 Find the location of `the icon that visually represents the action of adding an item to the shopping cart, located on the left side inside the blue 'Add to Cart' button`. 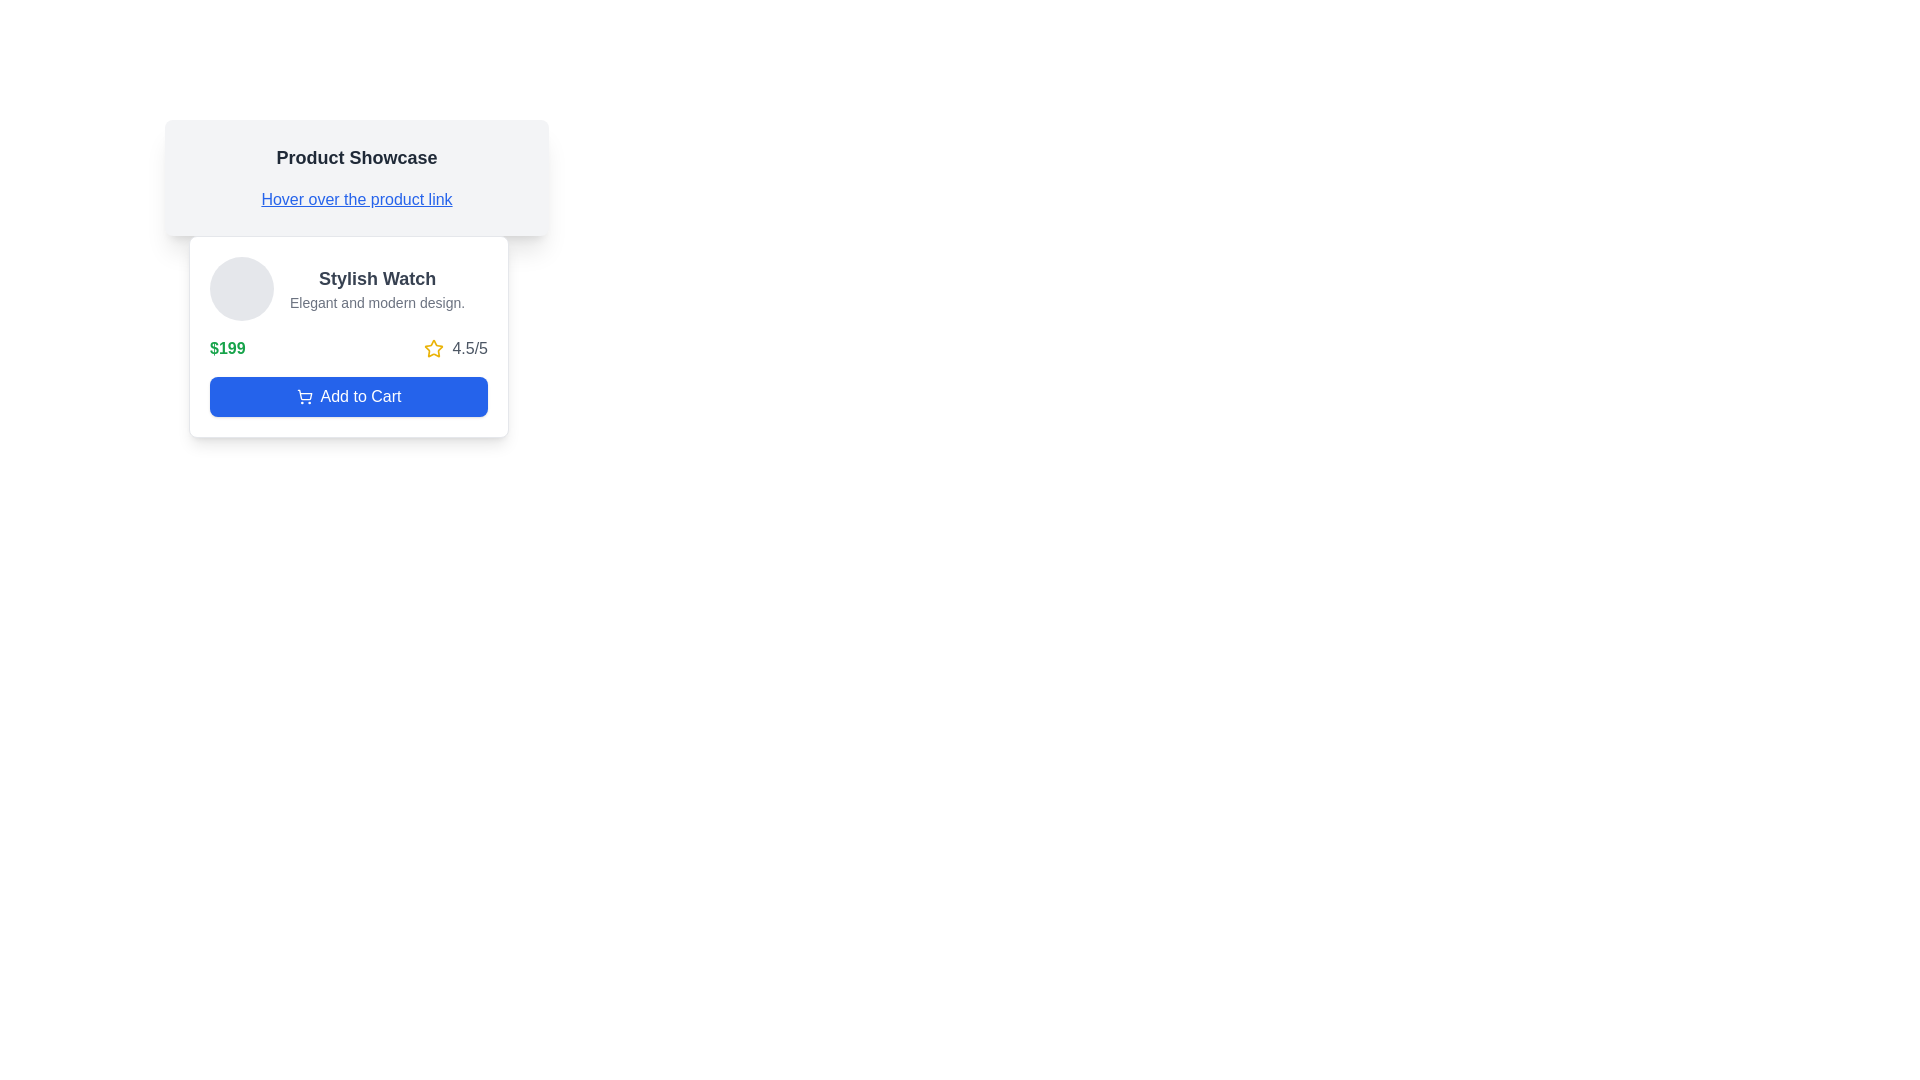

the icon that visually represents the action of adding an item to the shopping cart, located on the left side inside the blue 'Add to Cart' button is located at coordinates (303, 397).